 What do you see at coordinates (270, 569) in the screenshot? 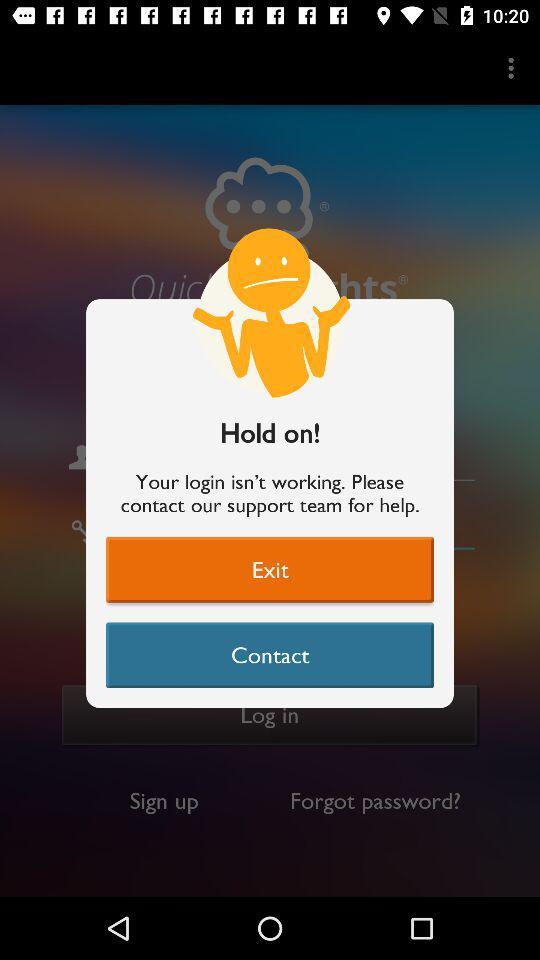
I see `icon below the your login isn icon` at bounding box center [270, 569].